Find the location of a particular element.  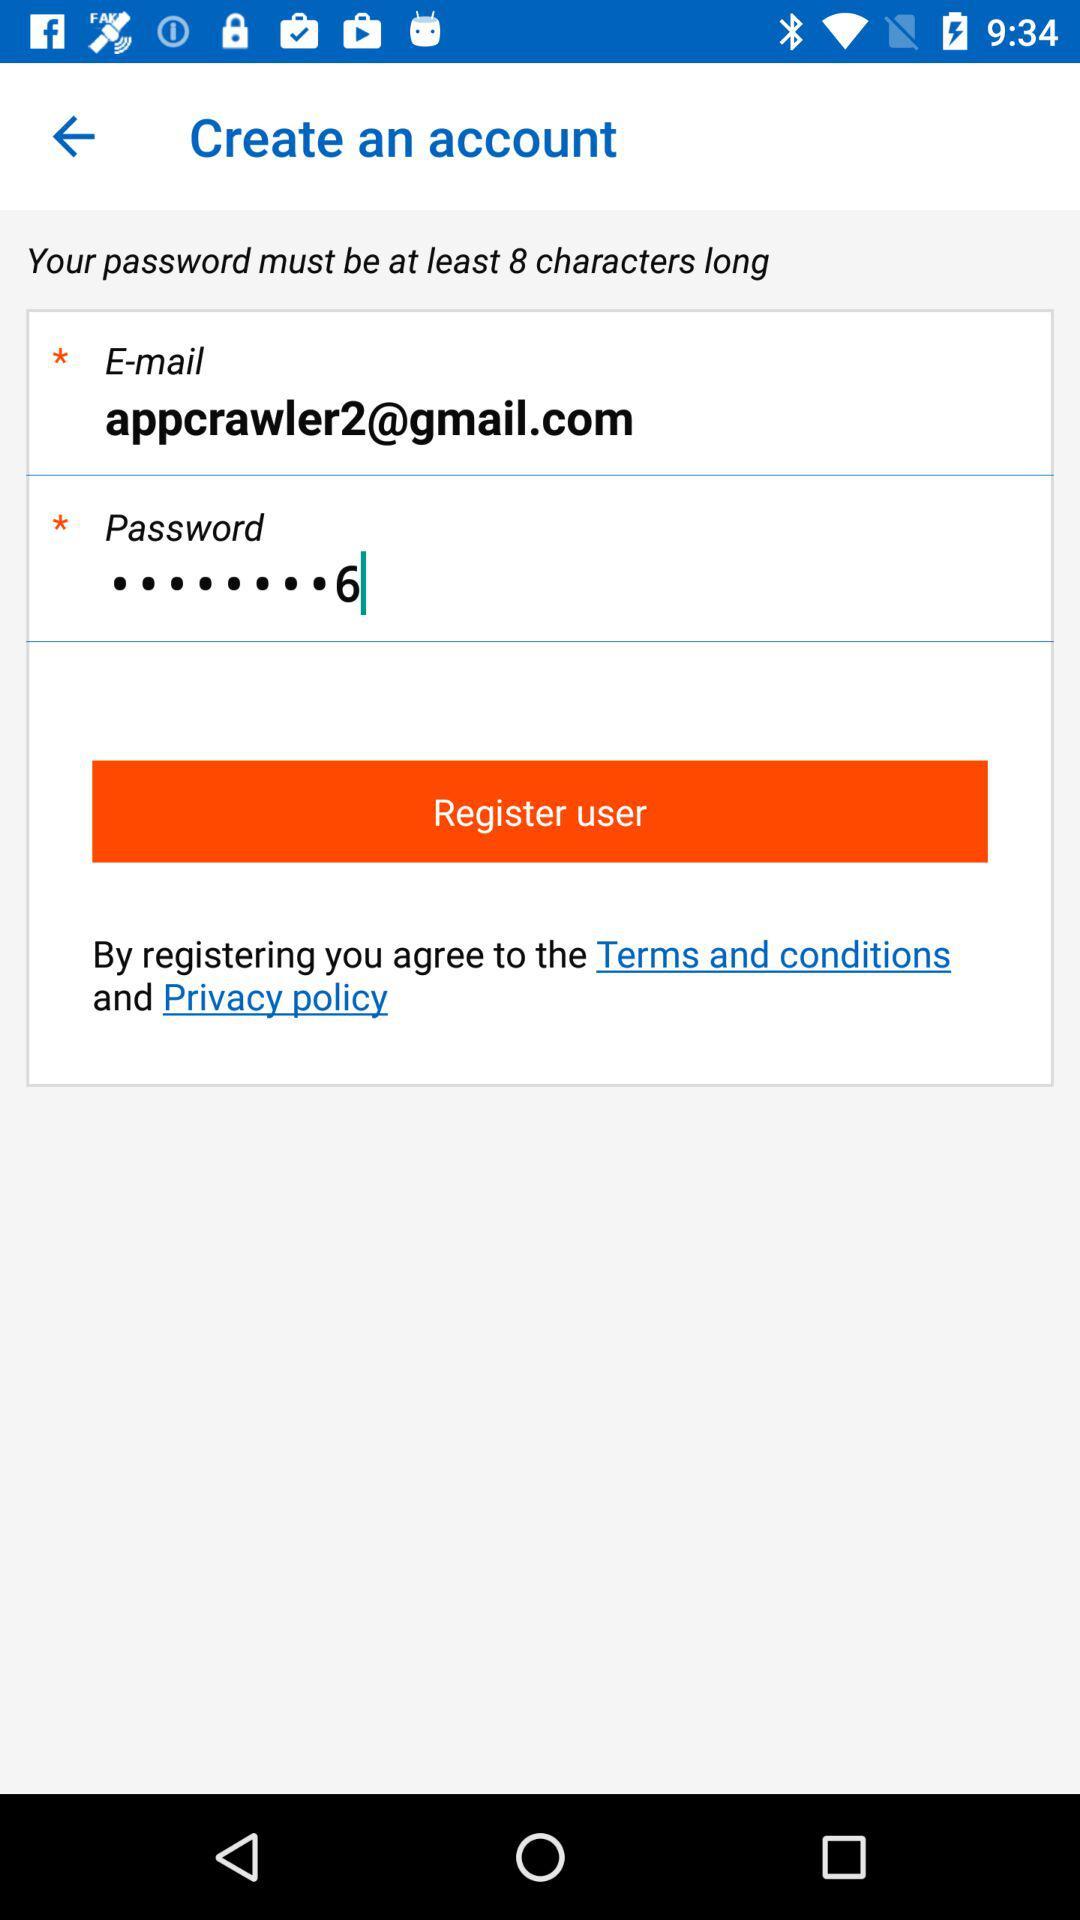

the item below the register user is located at coordinates (540, 974).